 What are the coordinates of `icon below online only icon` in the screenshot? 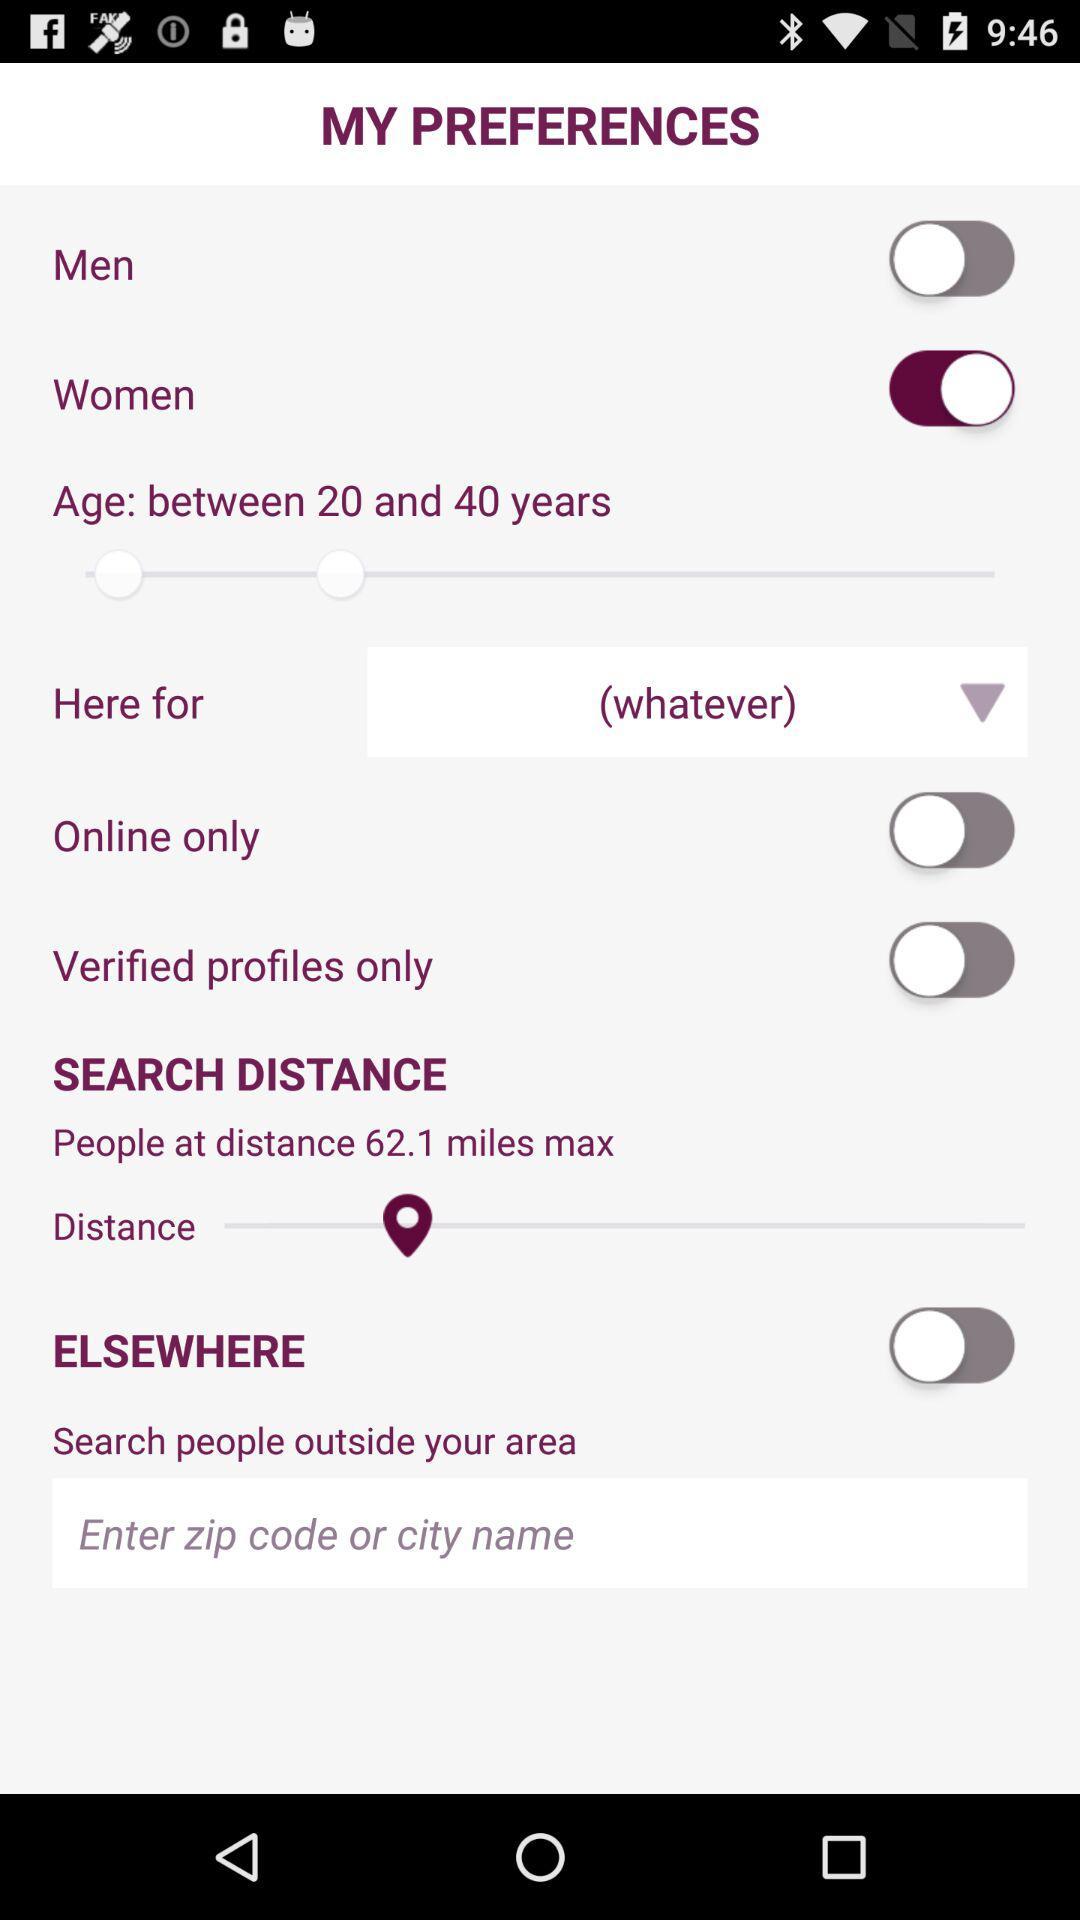 It's located at (952, 964).